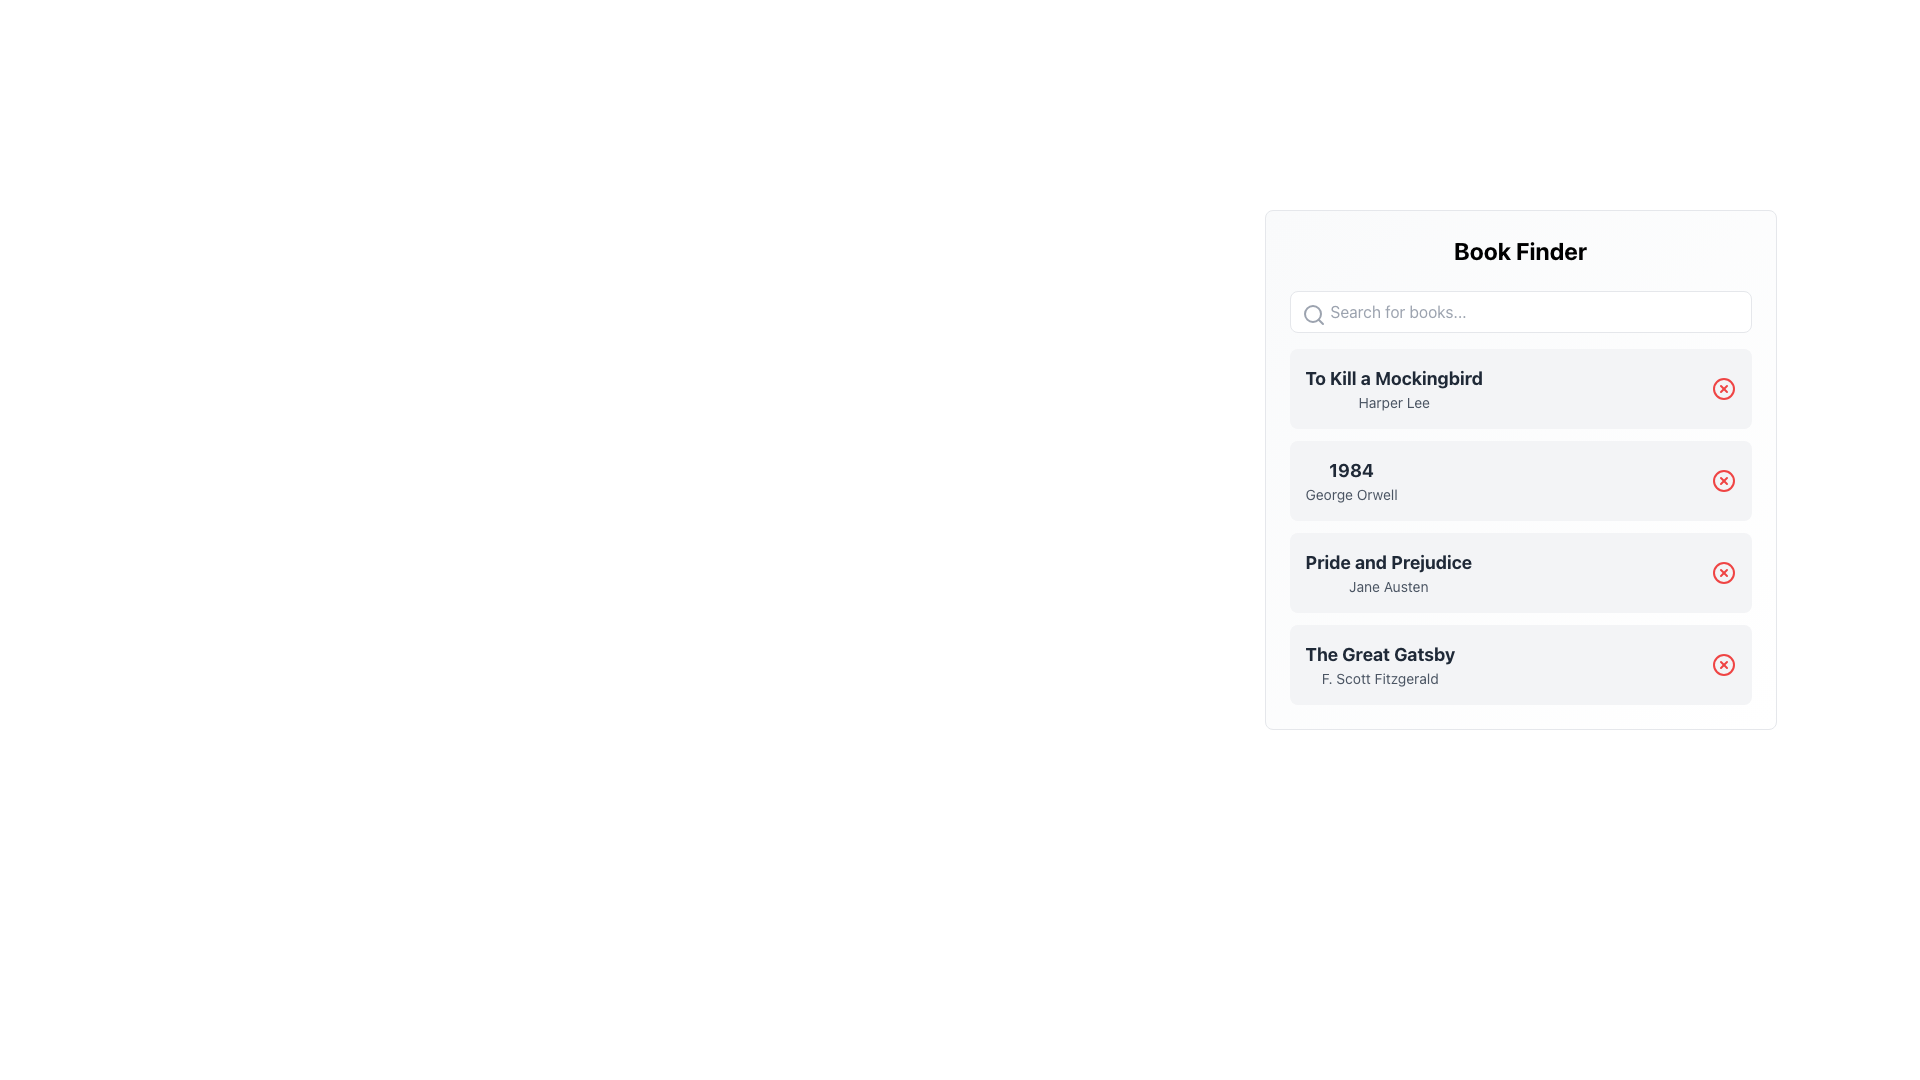 Image resolution: width=1920 pixels, height=1080 pixels. I want to click on the text label displaying the author's name for the book 'To Kill a Mockingbird', which is positioned below the book title in the 'Book Finder' interface, so click(1393, 402).